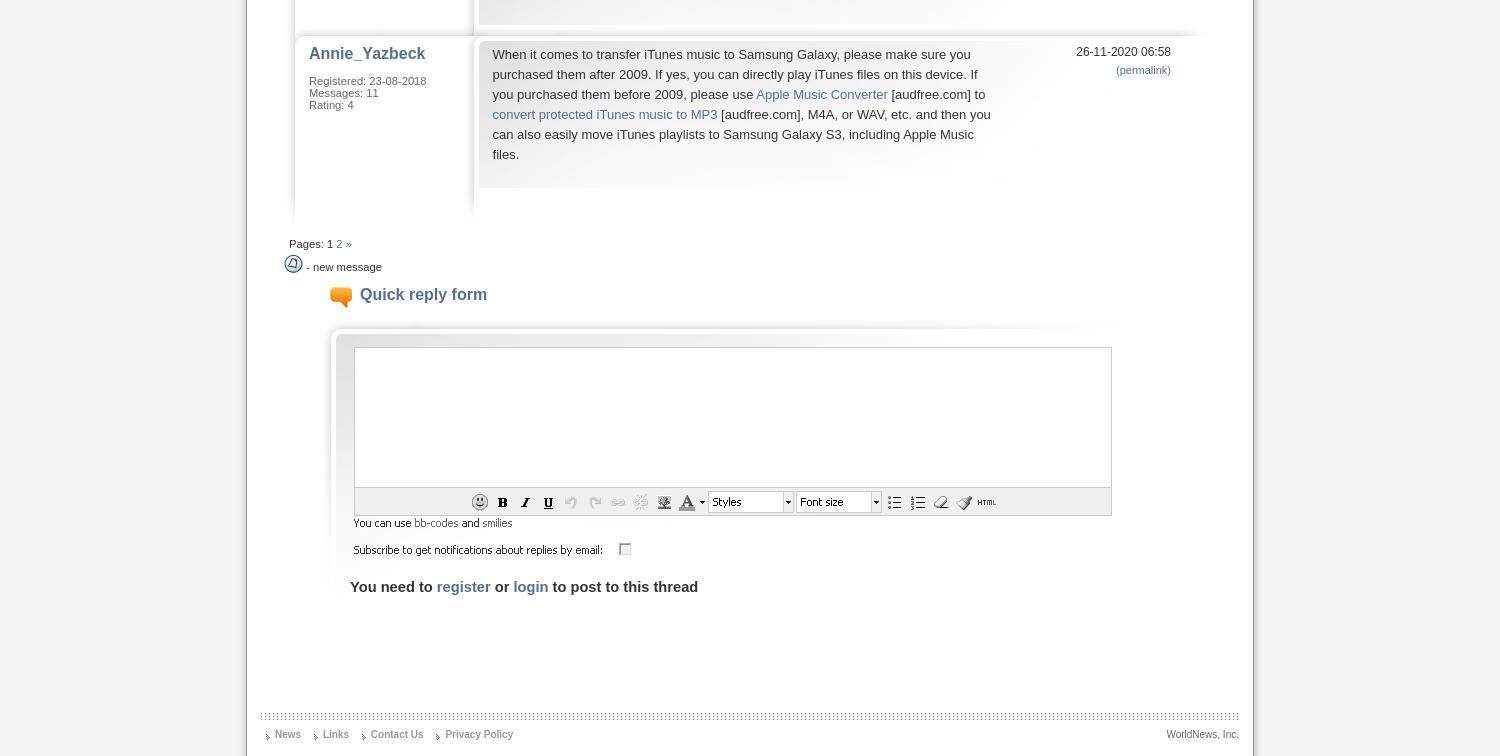  What do you see at coordinates (1143, 70) in the screenshot?
I see `'(permalink)'` at bounding box center [1143, 70].